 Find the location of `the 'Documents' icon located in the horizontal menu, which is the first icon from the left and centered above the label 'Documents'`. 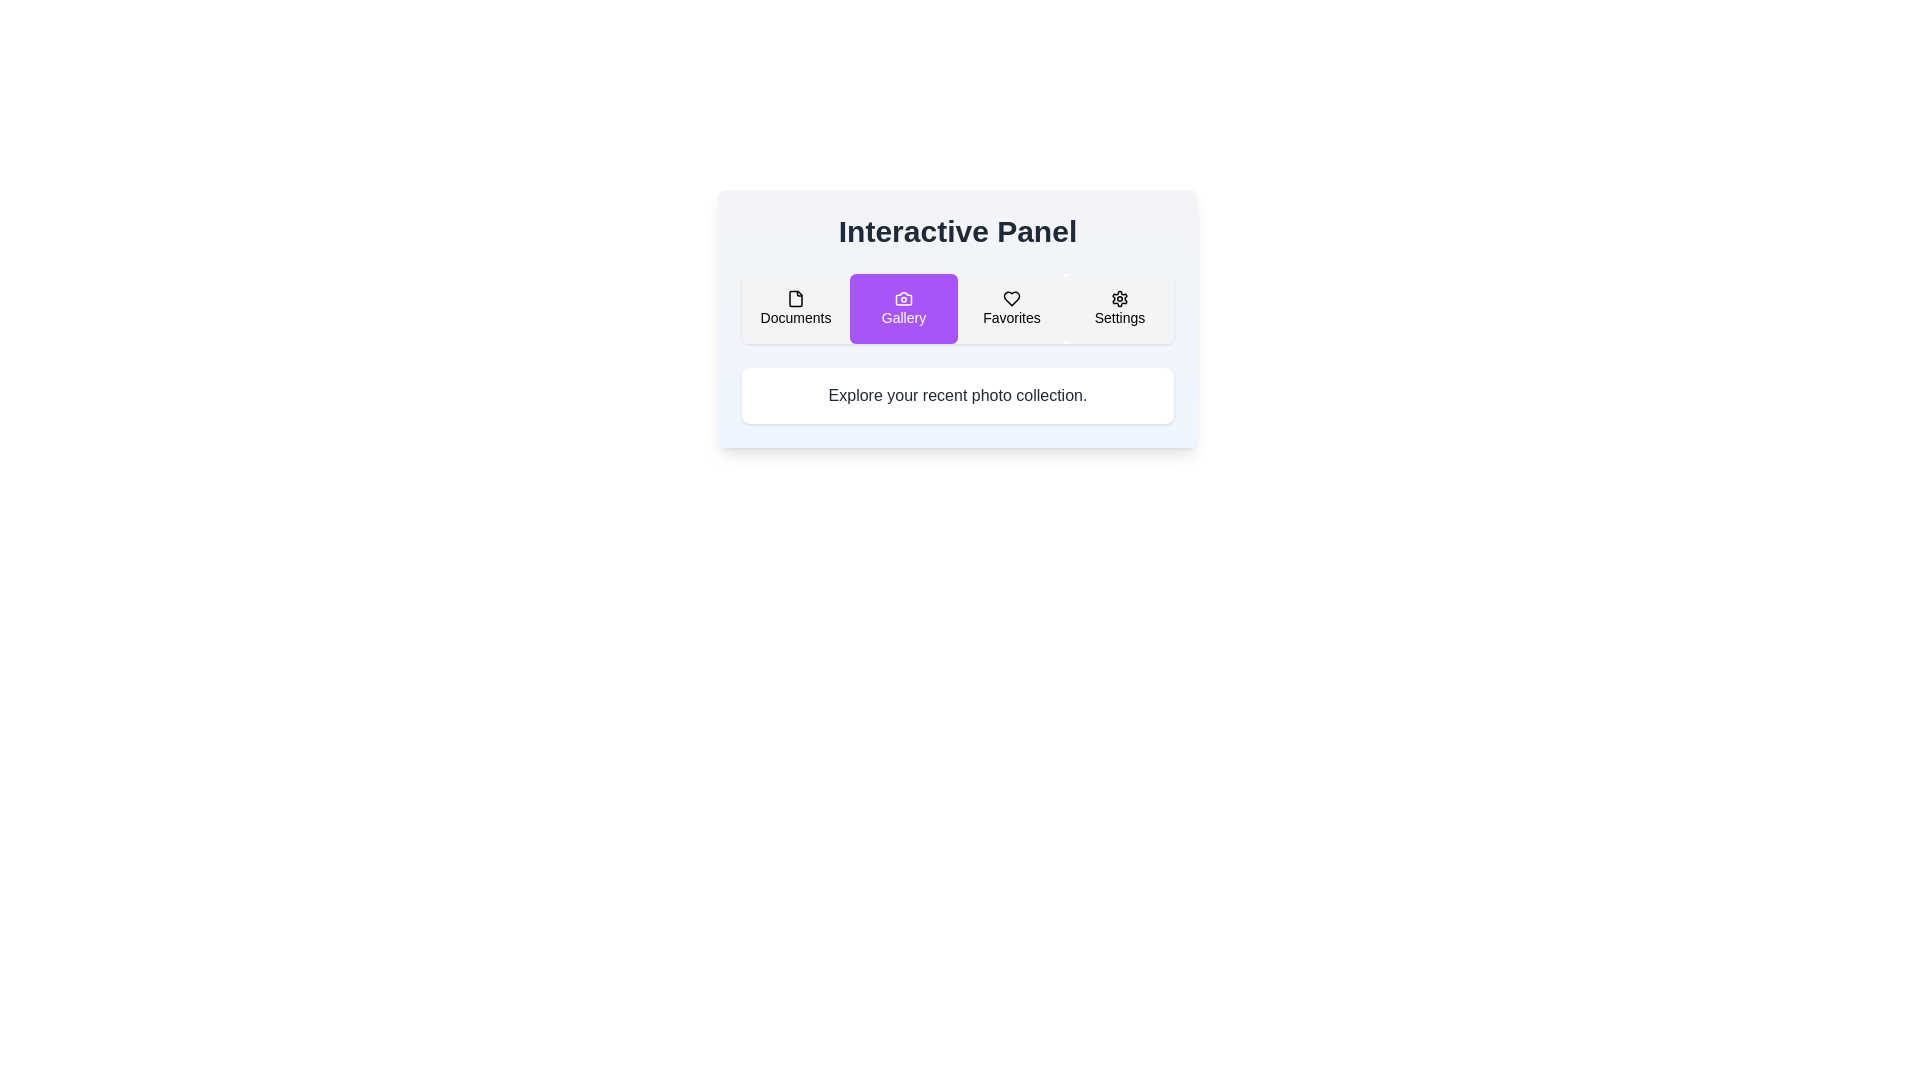

the 'Documents' icon located in the horizontal menu, which is the first icon from the left and centered above the label 'Documents' is located at coordinates (795, 299).